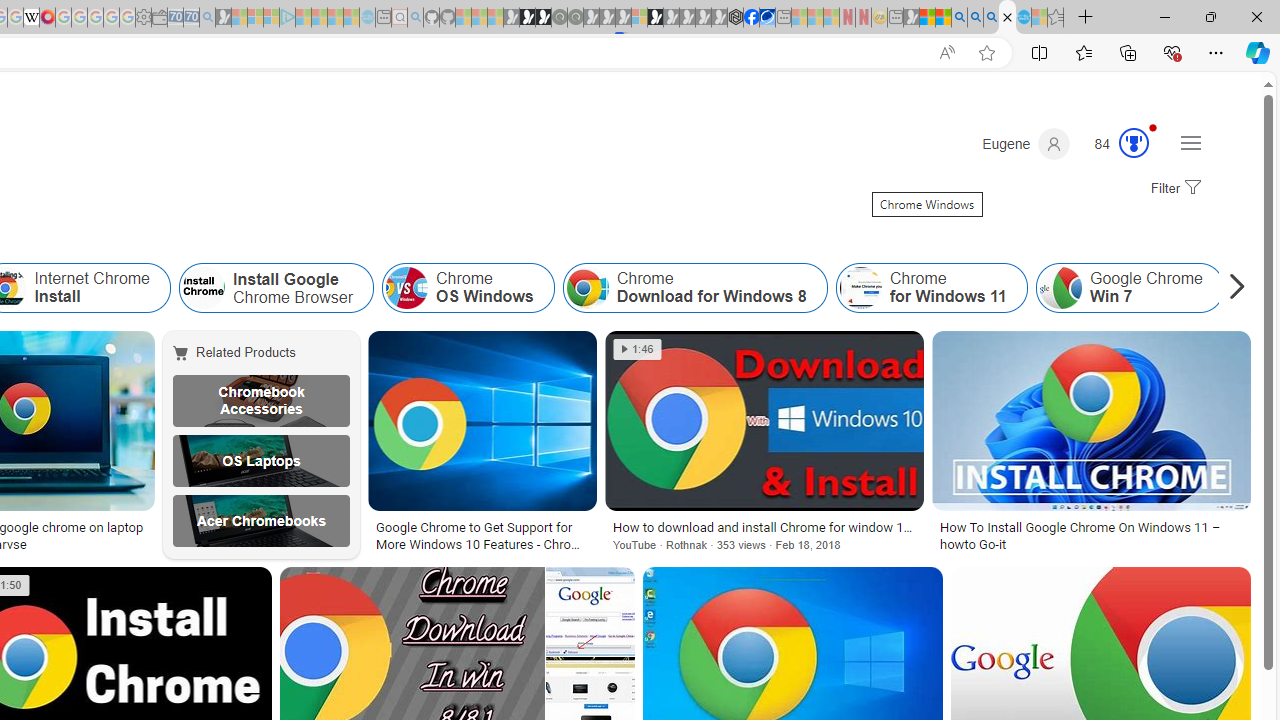 The height and width of the screenshot is (720, 1280). Describe the element at coordinates (1128, 288) in the screenshot. I see `'Google Chrome Win 7'` at that location.